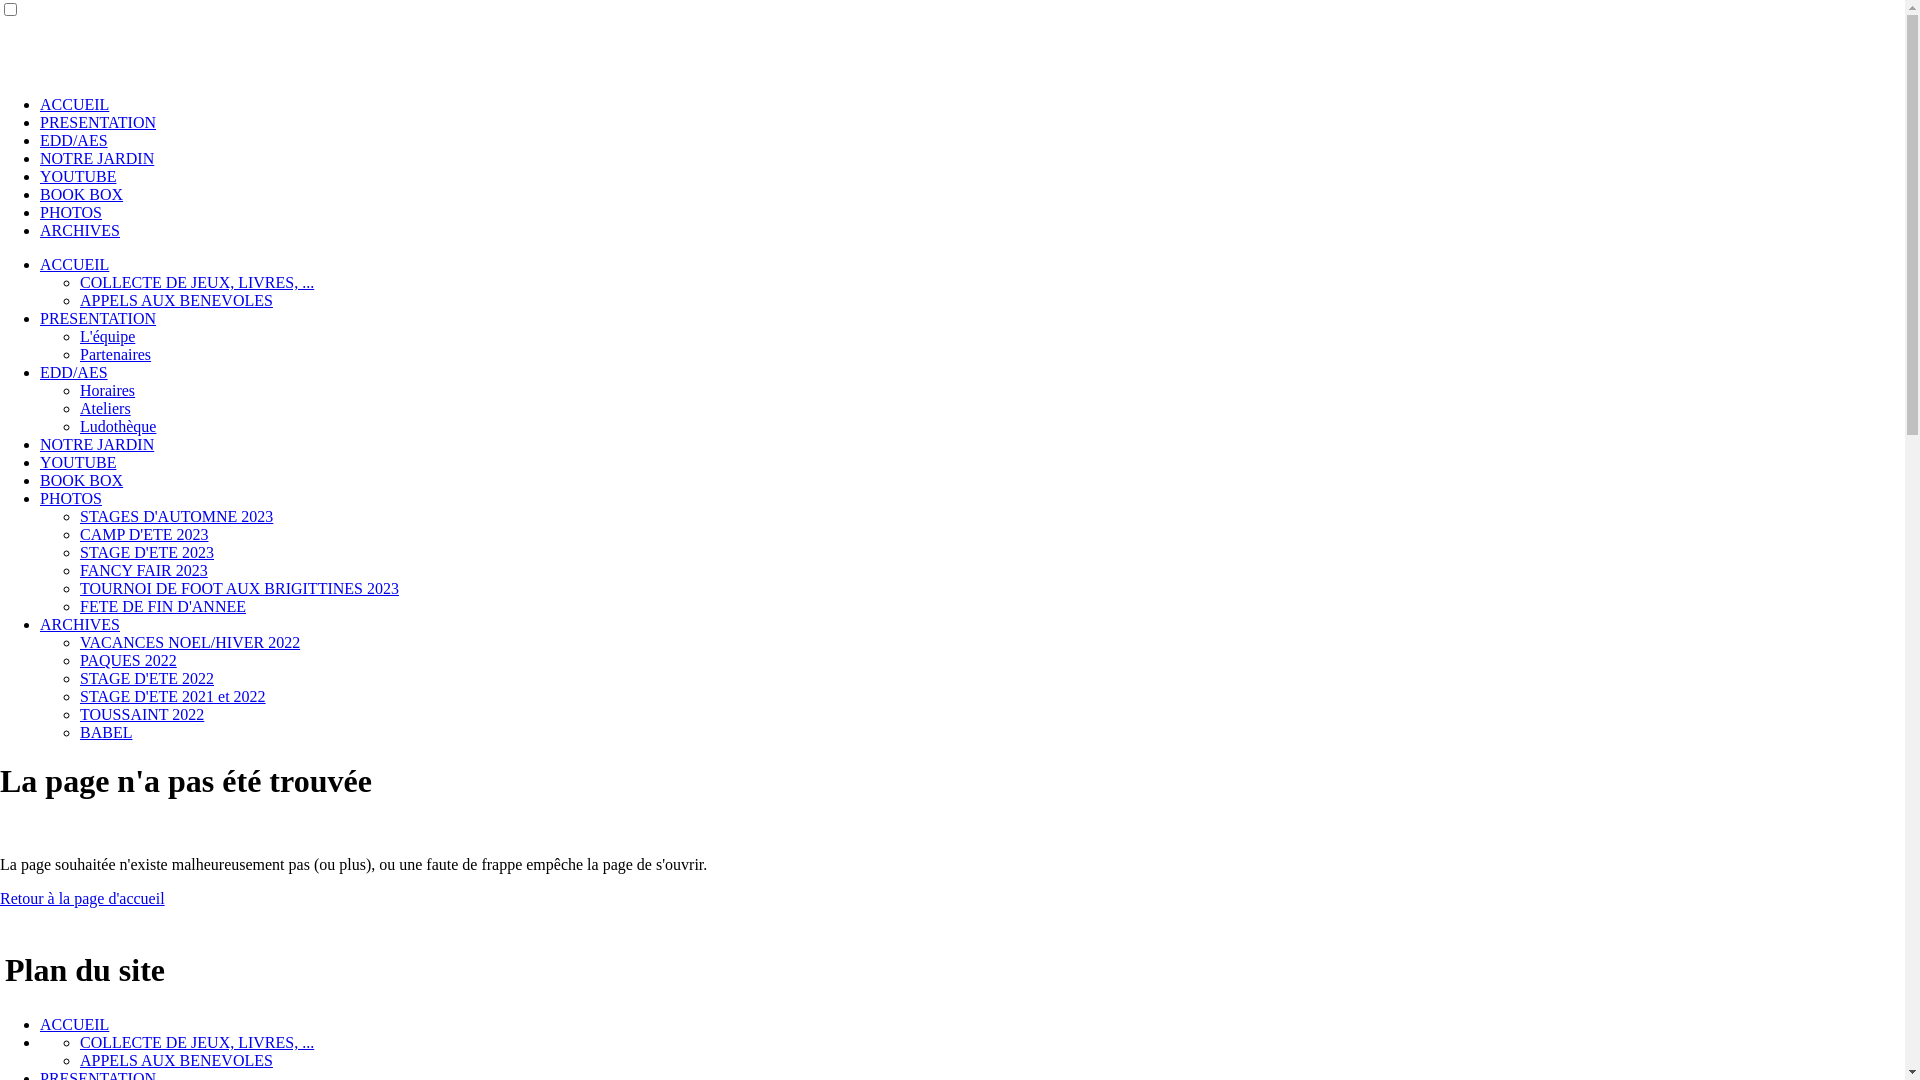  Describe the element at coordinates (104, 407) in the screenshot. I see `'Ateliers'` at that location.